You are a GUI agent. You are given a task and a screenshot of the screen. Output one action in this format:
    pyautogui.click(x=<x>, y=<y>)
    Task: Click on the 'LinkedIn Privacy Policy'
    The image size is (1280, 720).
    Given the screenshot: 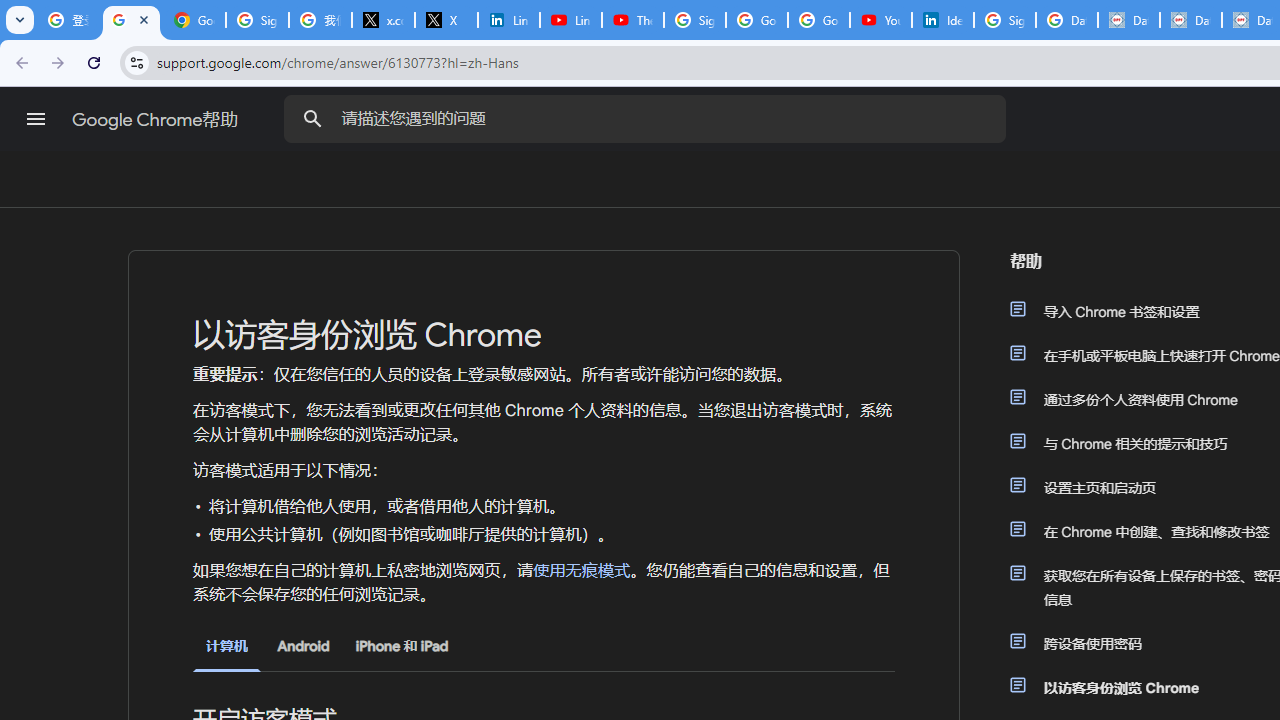 What is the action you would take?
    pyautogui.click(x=508, y=20)
    